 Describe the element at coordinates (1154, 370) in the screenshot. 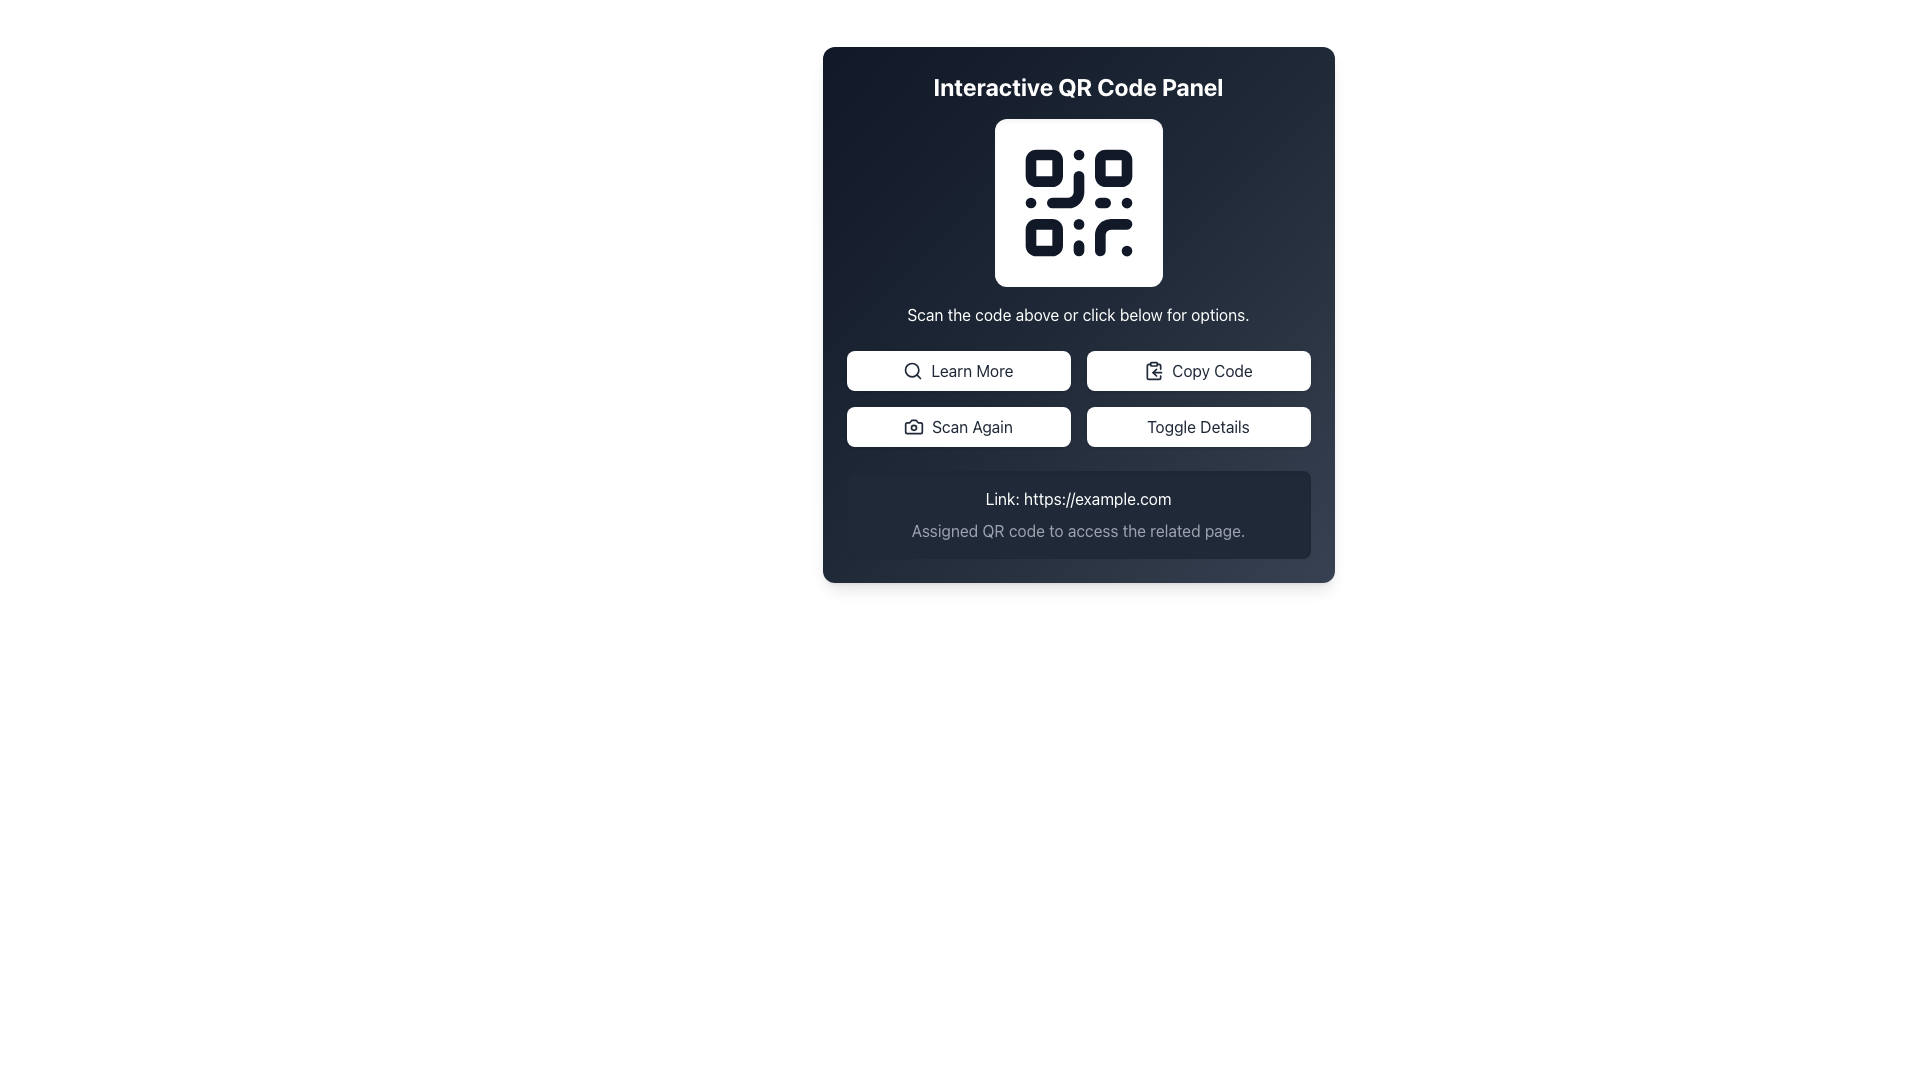

I see `the 'Copy Code' button which contains a small clipboard icon to initiate the copy action` at that location.